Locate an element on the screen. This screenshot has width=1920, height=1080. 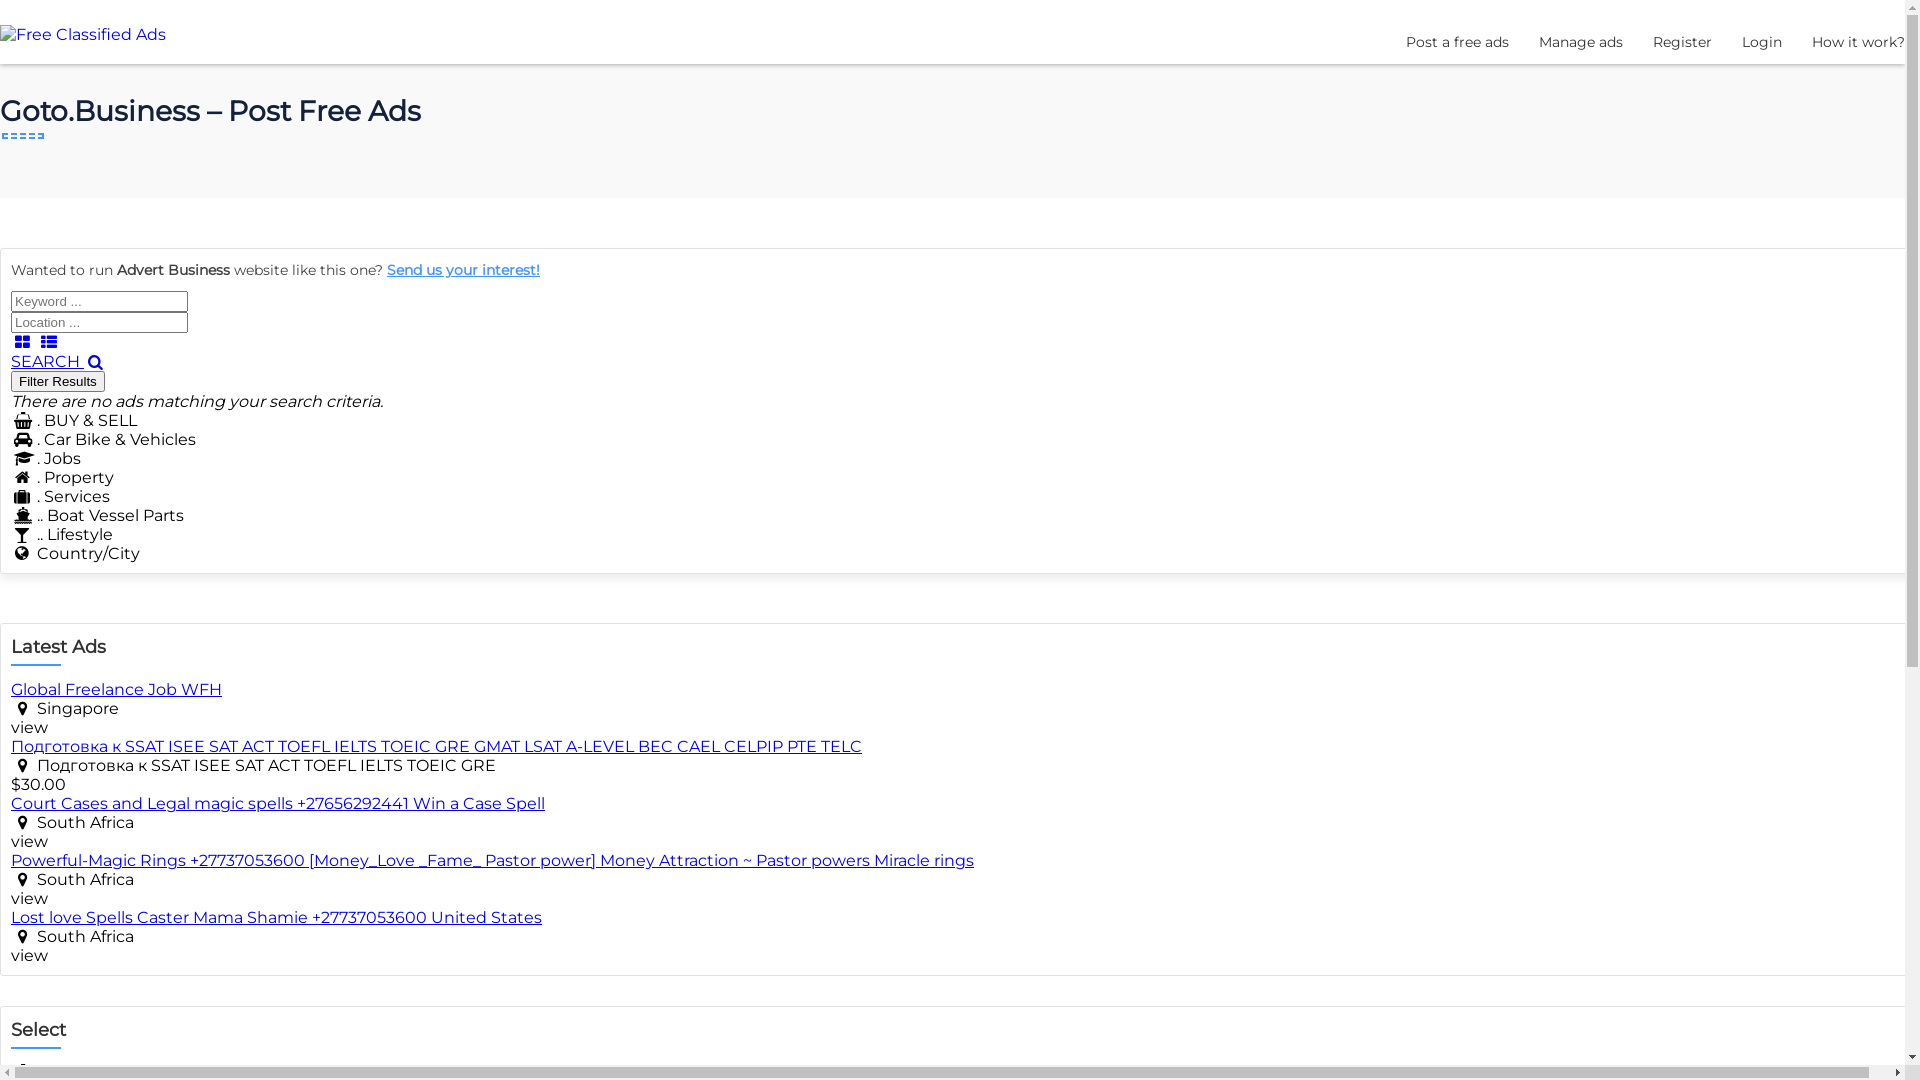
'How it work?' is located at coordinates (1811, 42).